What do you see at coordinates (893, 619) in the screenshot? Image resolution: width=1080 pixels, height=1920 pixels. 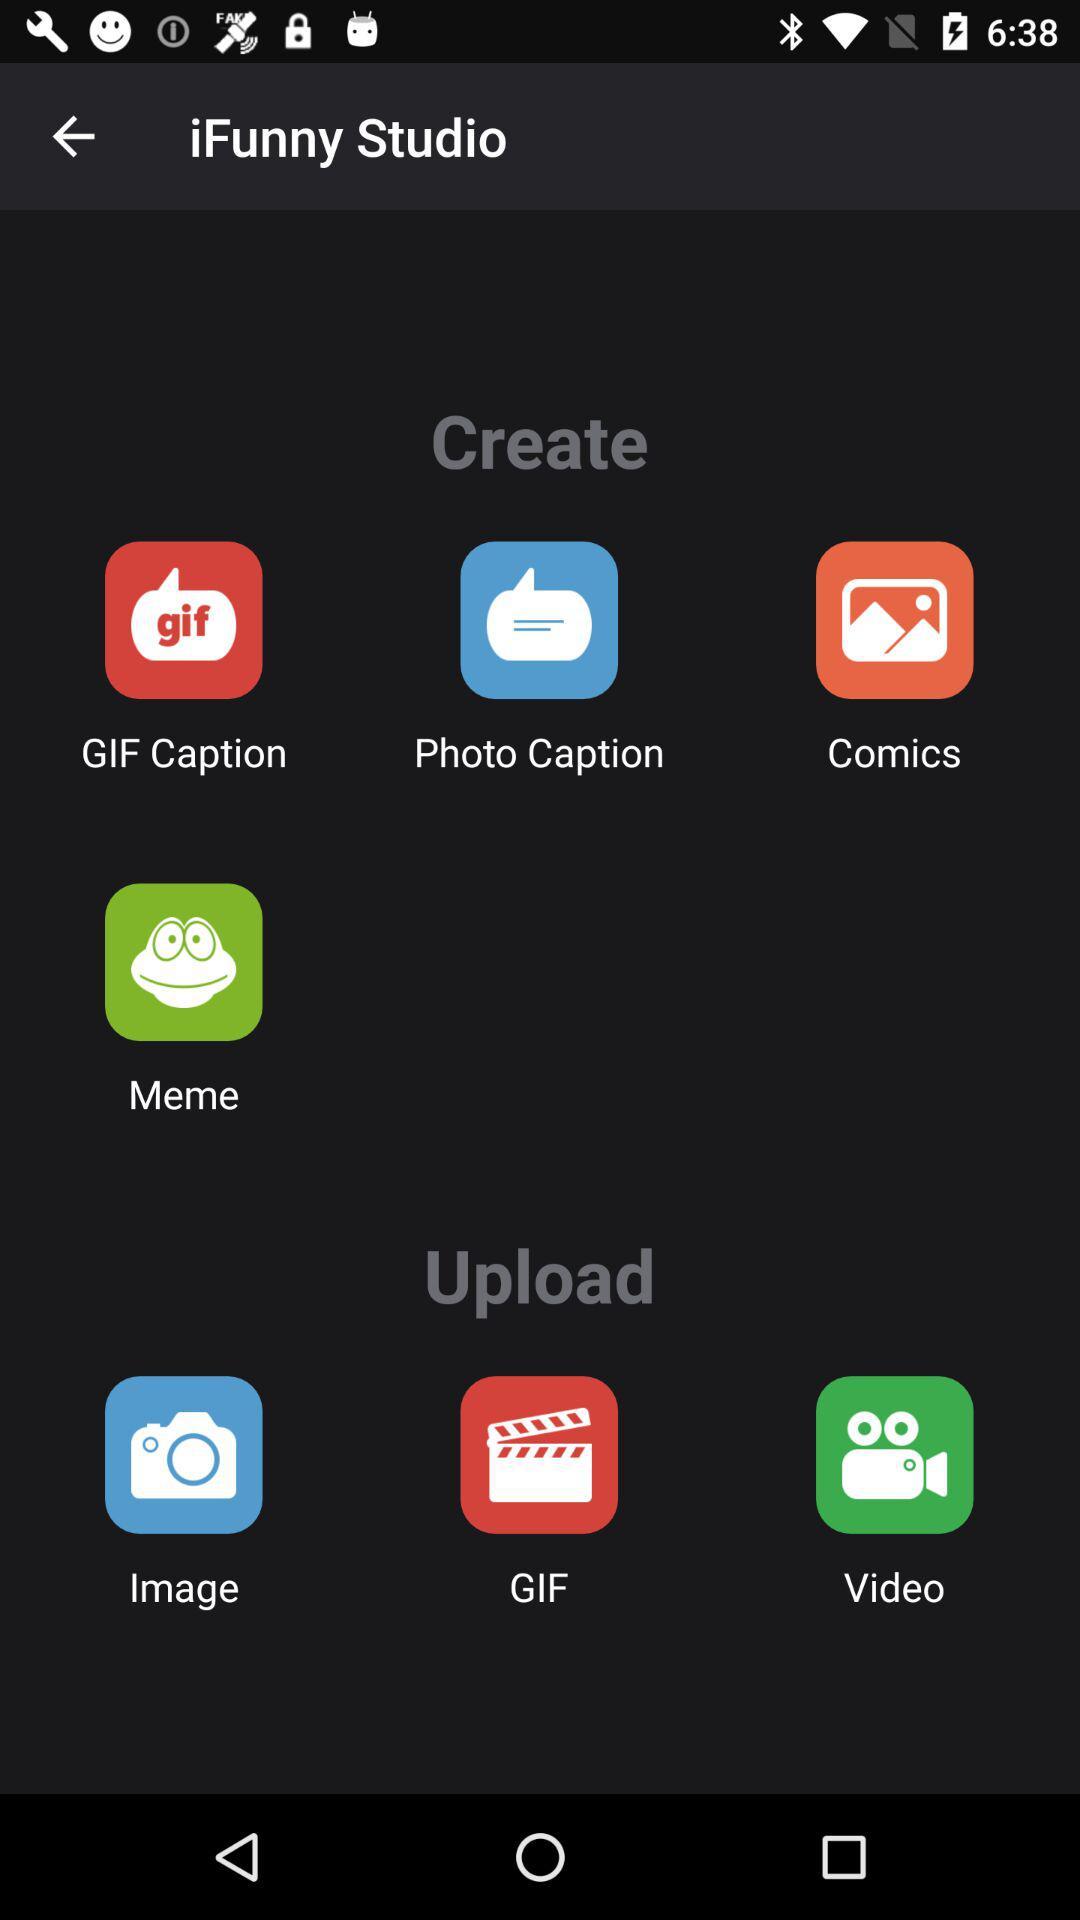 I see `with cartoon style` at bounding box center [893, 619].